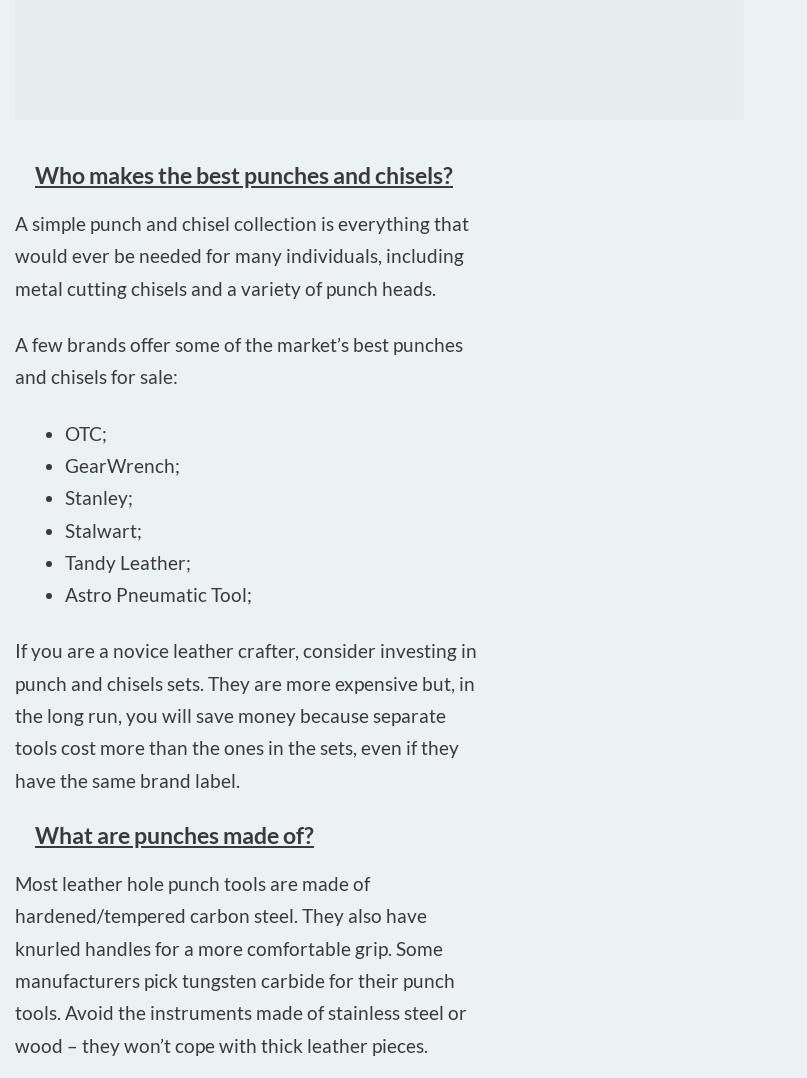  Describe the element at coordinates (102, 529) in the screenshot. I see `'Stalwart;'` at that location.